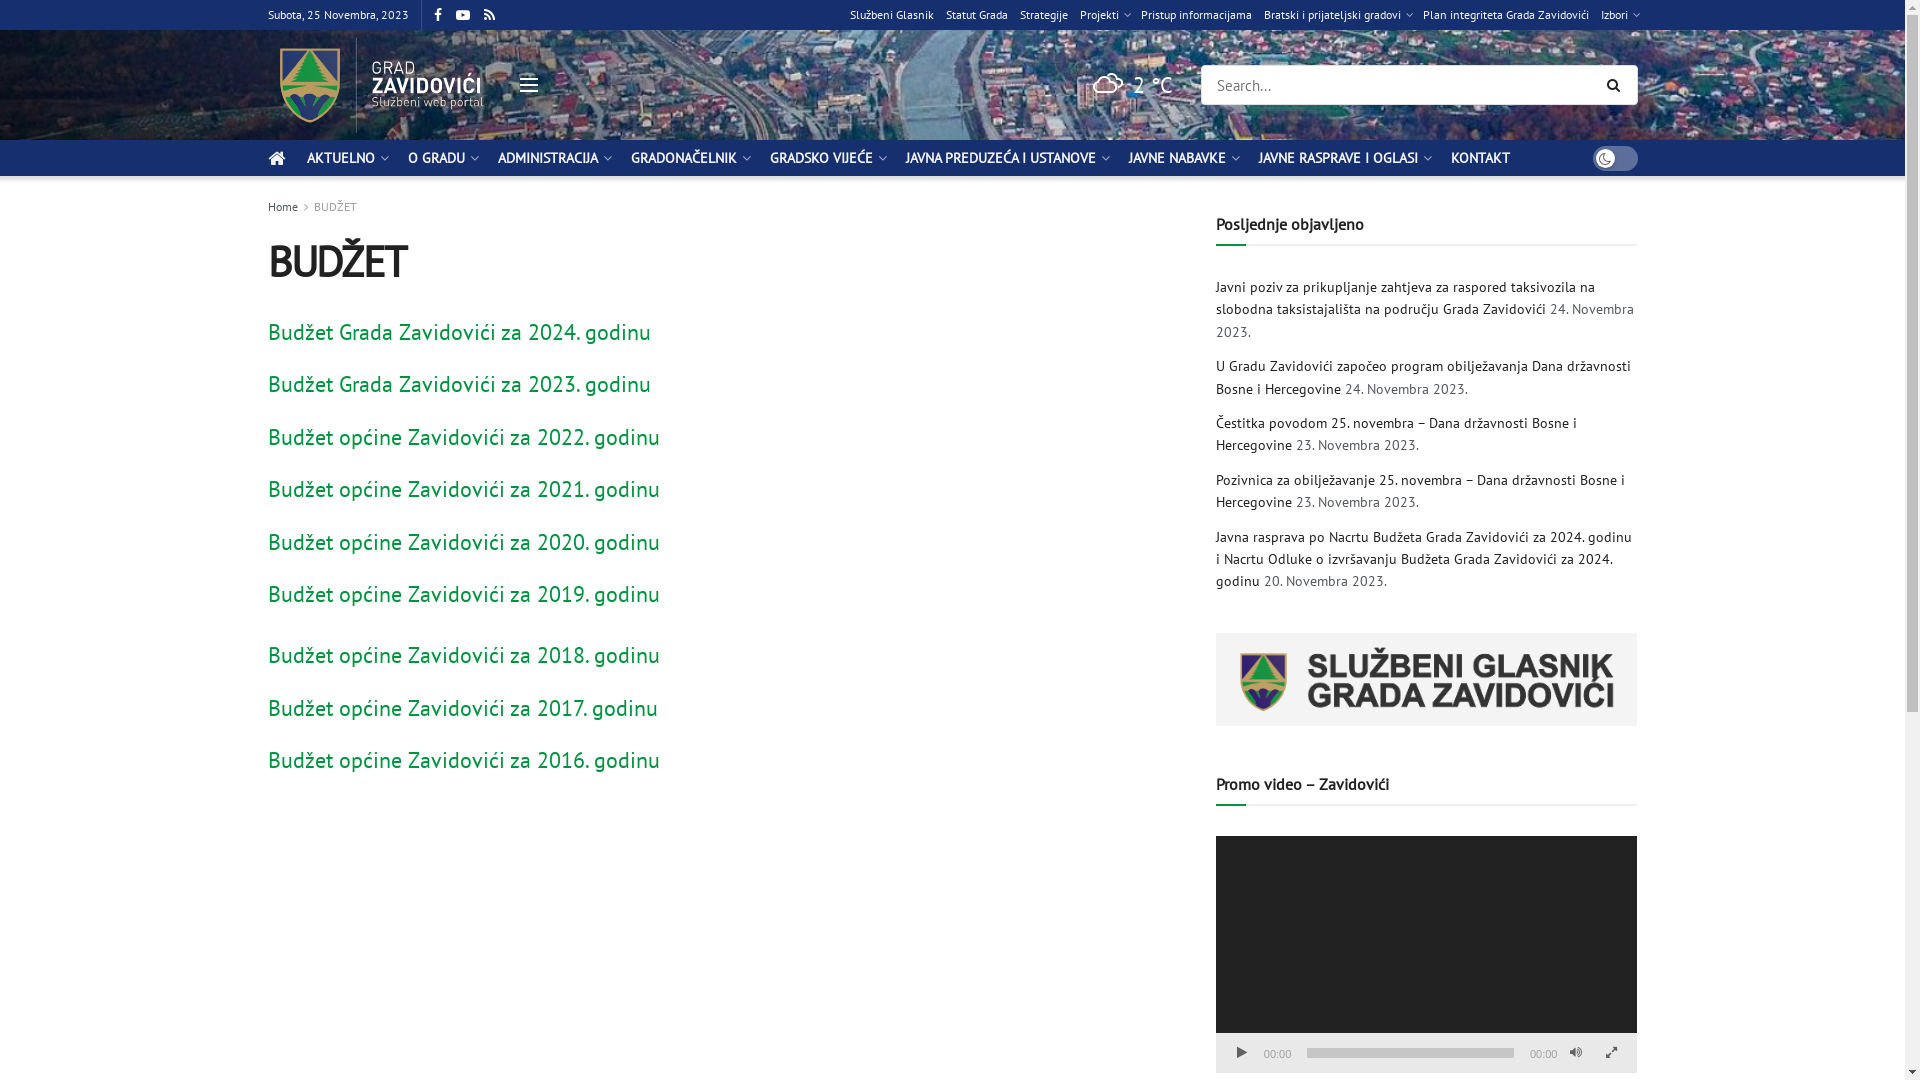 The height and width of the screenshot is (1080, 1920). What do you see at coordinates (1479, 157) in the screenshot?
I see `'KONTAKT'` at bounding box center [1479, 157].